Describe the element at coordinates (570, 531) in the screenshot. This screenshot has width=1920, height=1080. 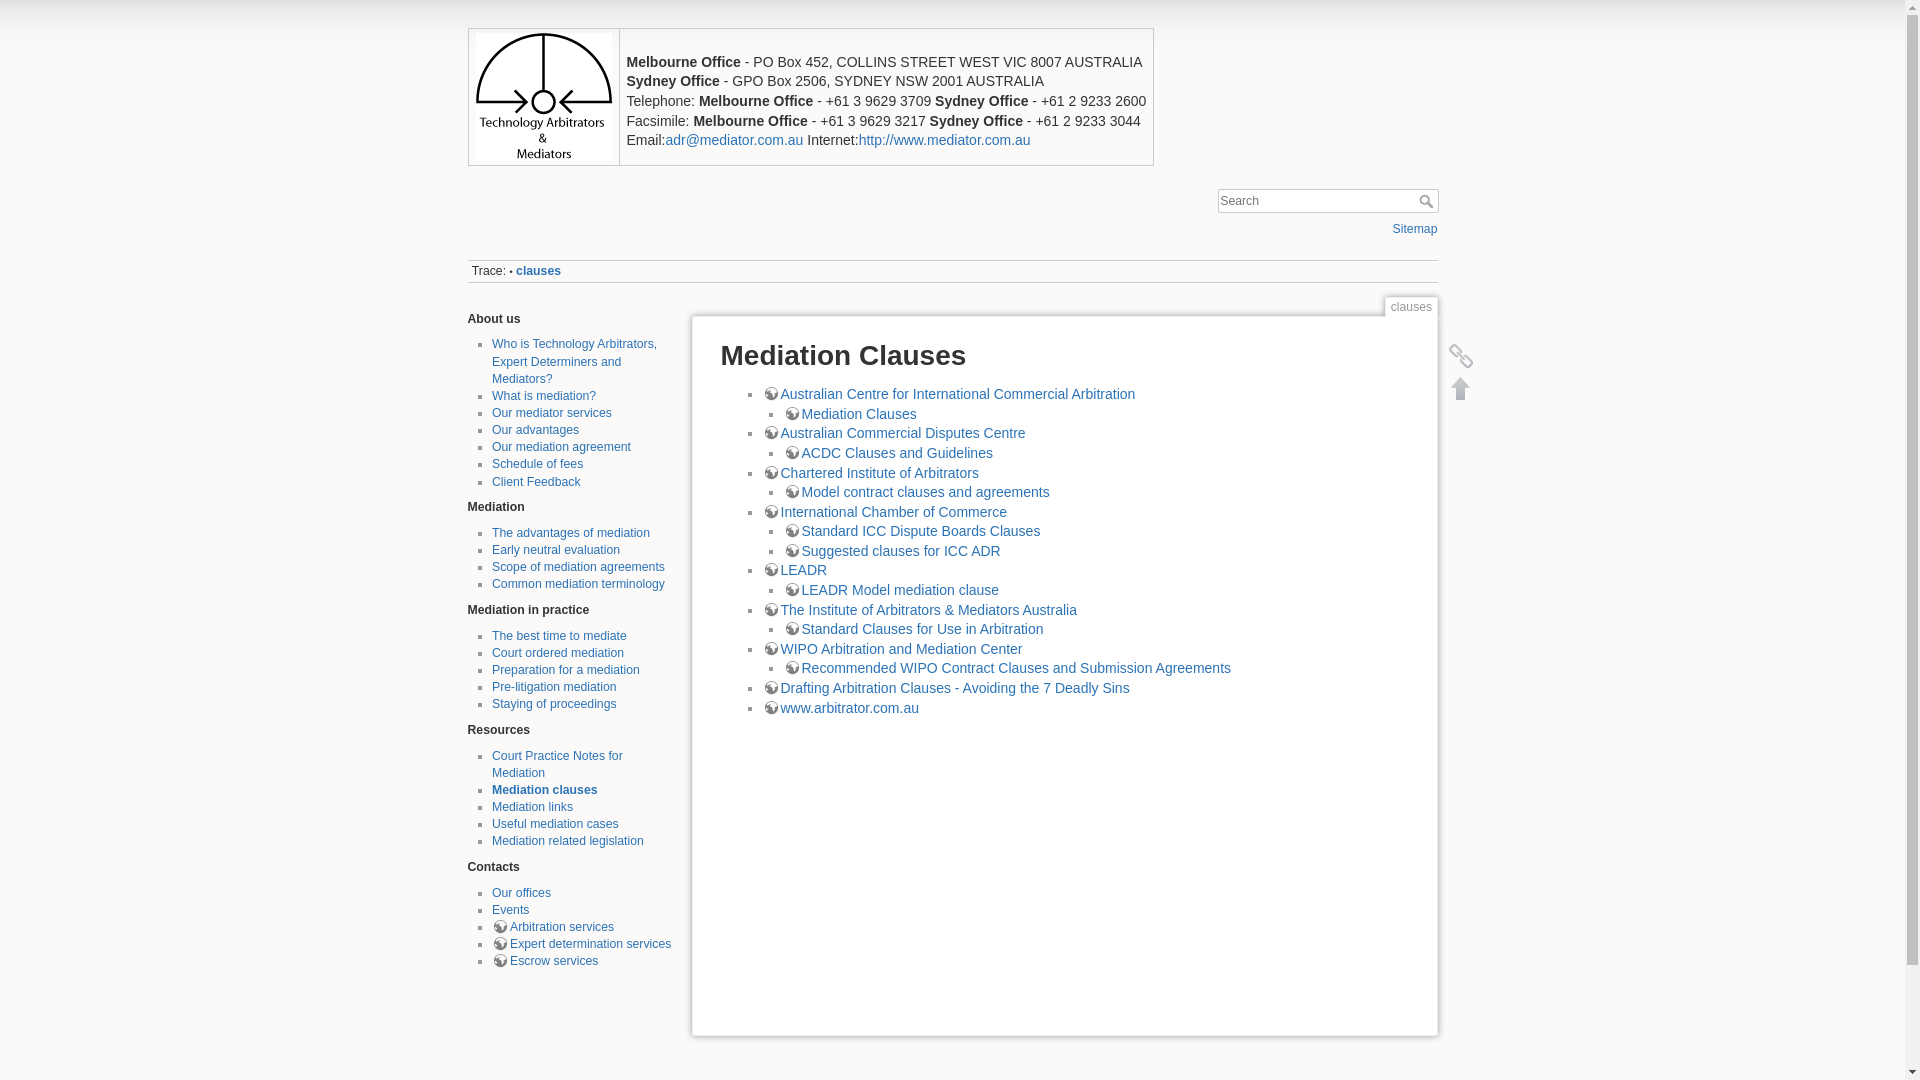
I see `'The advantages of mediation'` at that location.